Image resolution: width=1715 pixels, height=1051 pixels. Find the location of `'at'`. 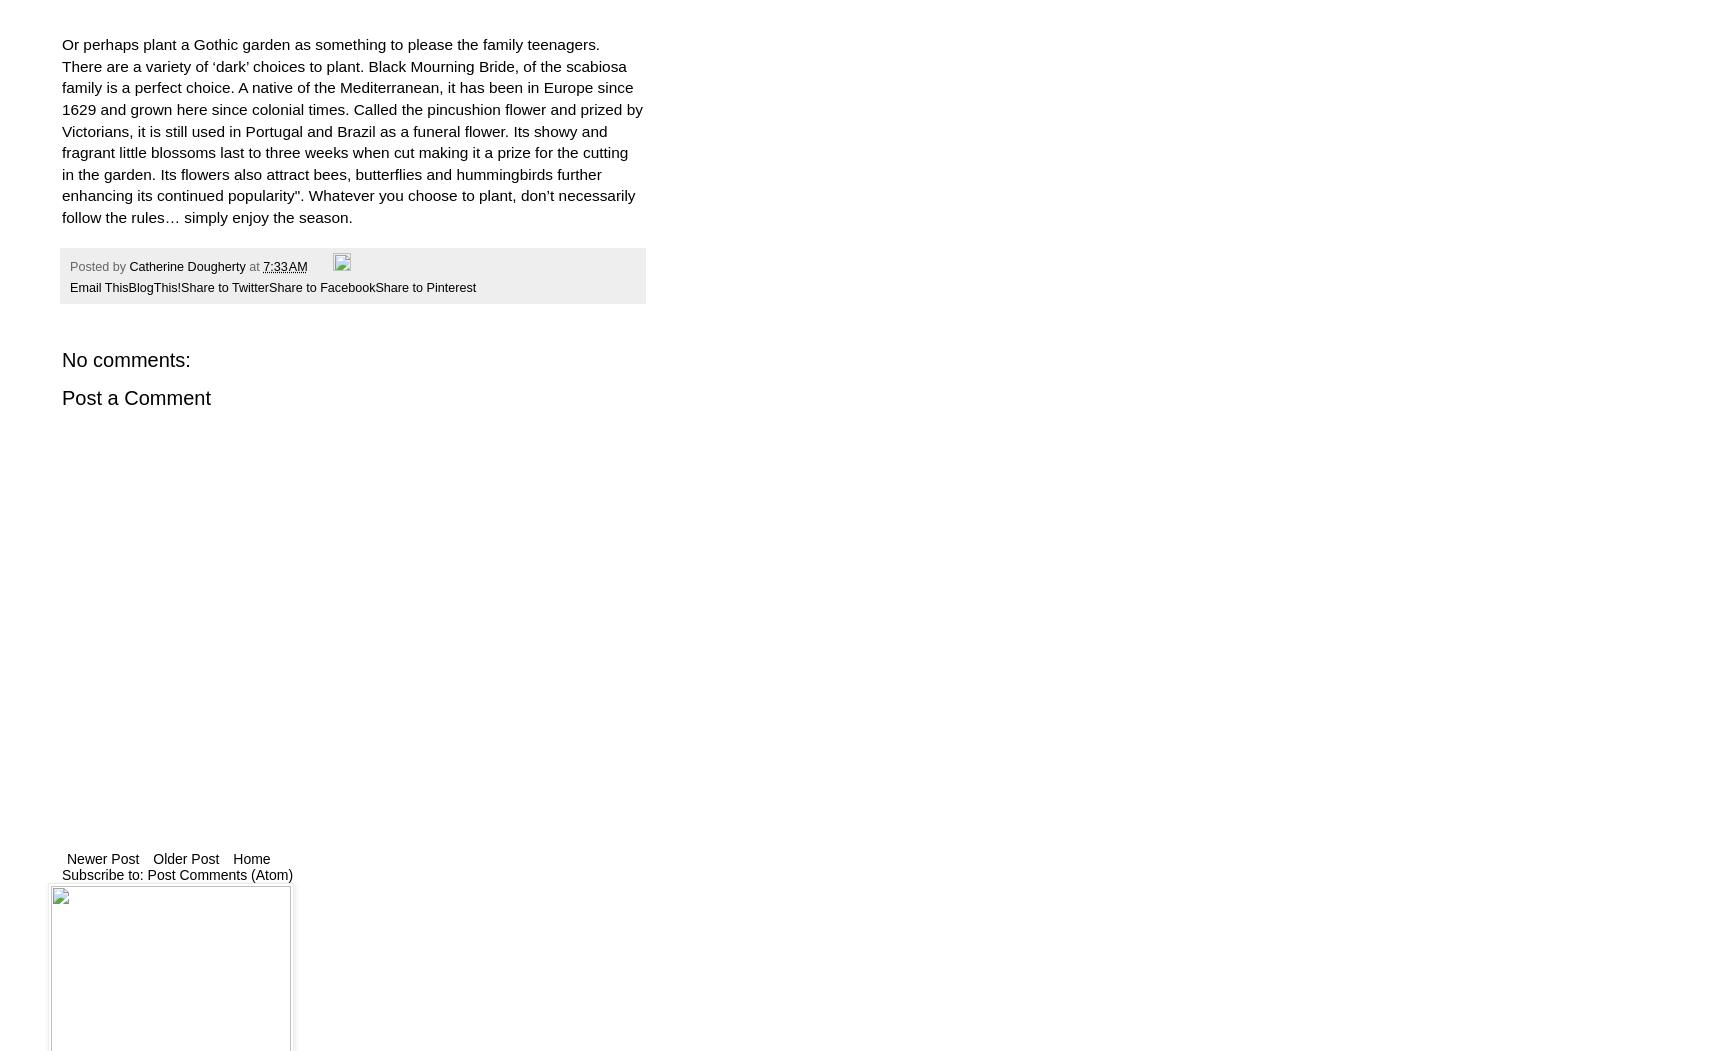

'at' is located at coordinates (255, 266).